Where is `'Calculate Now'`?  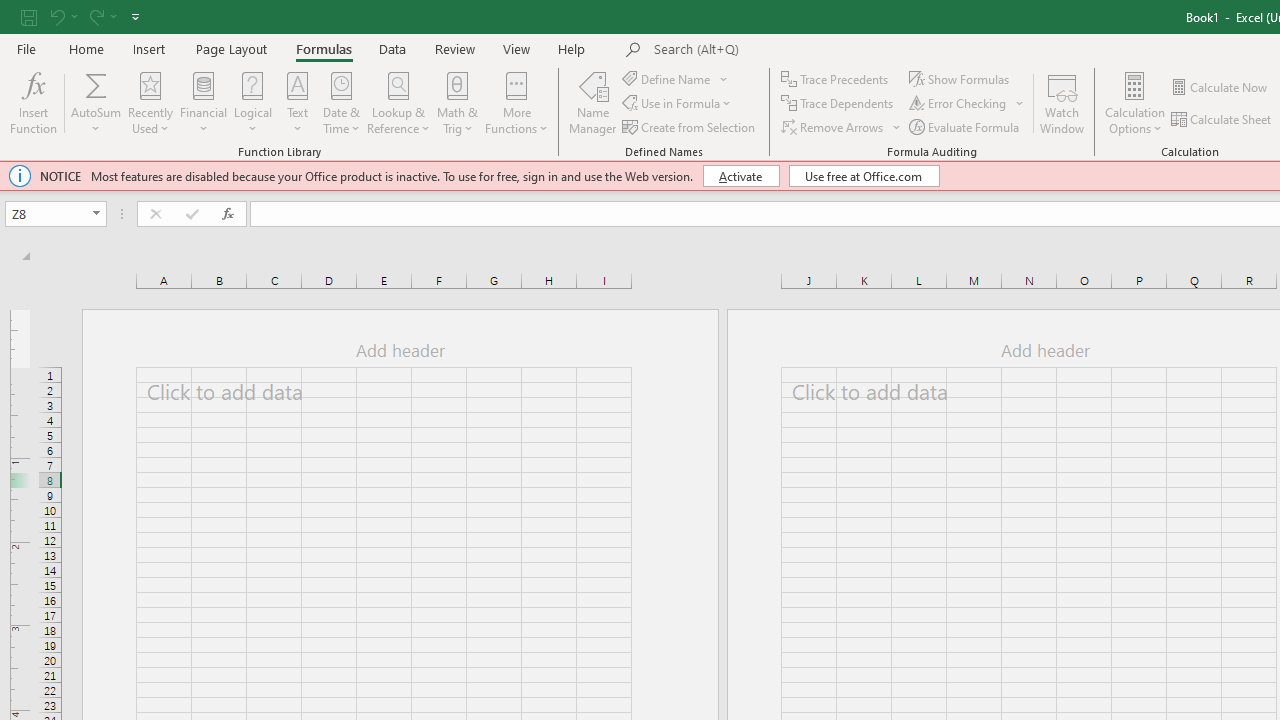
'Calculate Now' is located at coordinates (1219, 86).